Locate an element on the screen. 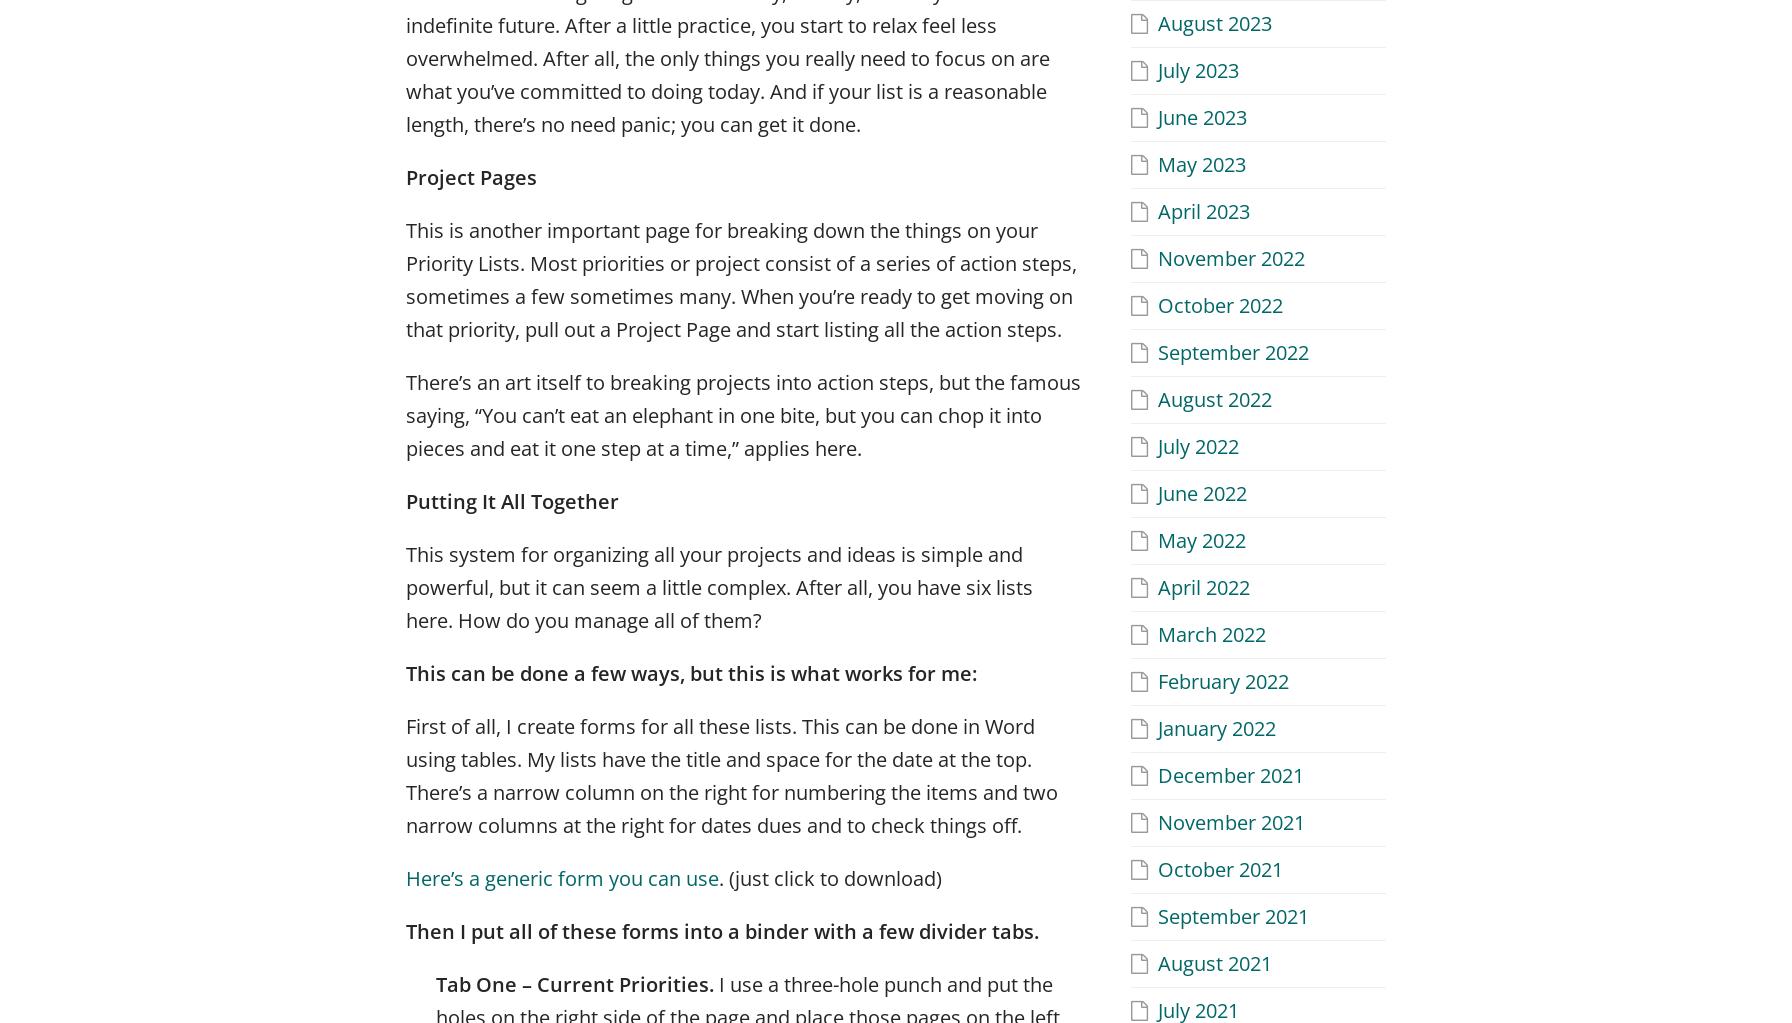  'August 2021' is located at coordinates (1214, 962).